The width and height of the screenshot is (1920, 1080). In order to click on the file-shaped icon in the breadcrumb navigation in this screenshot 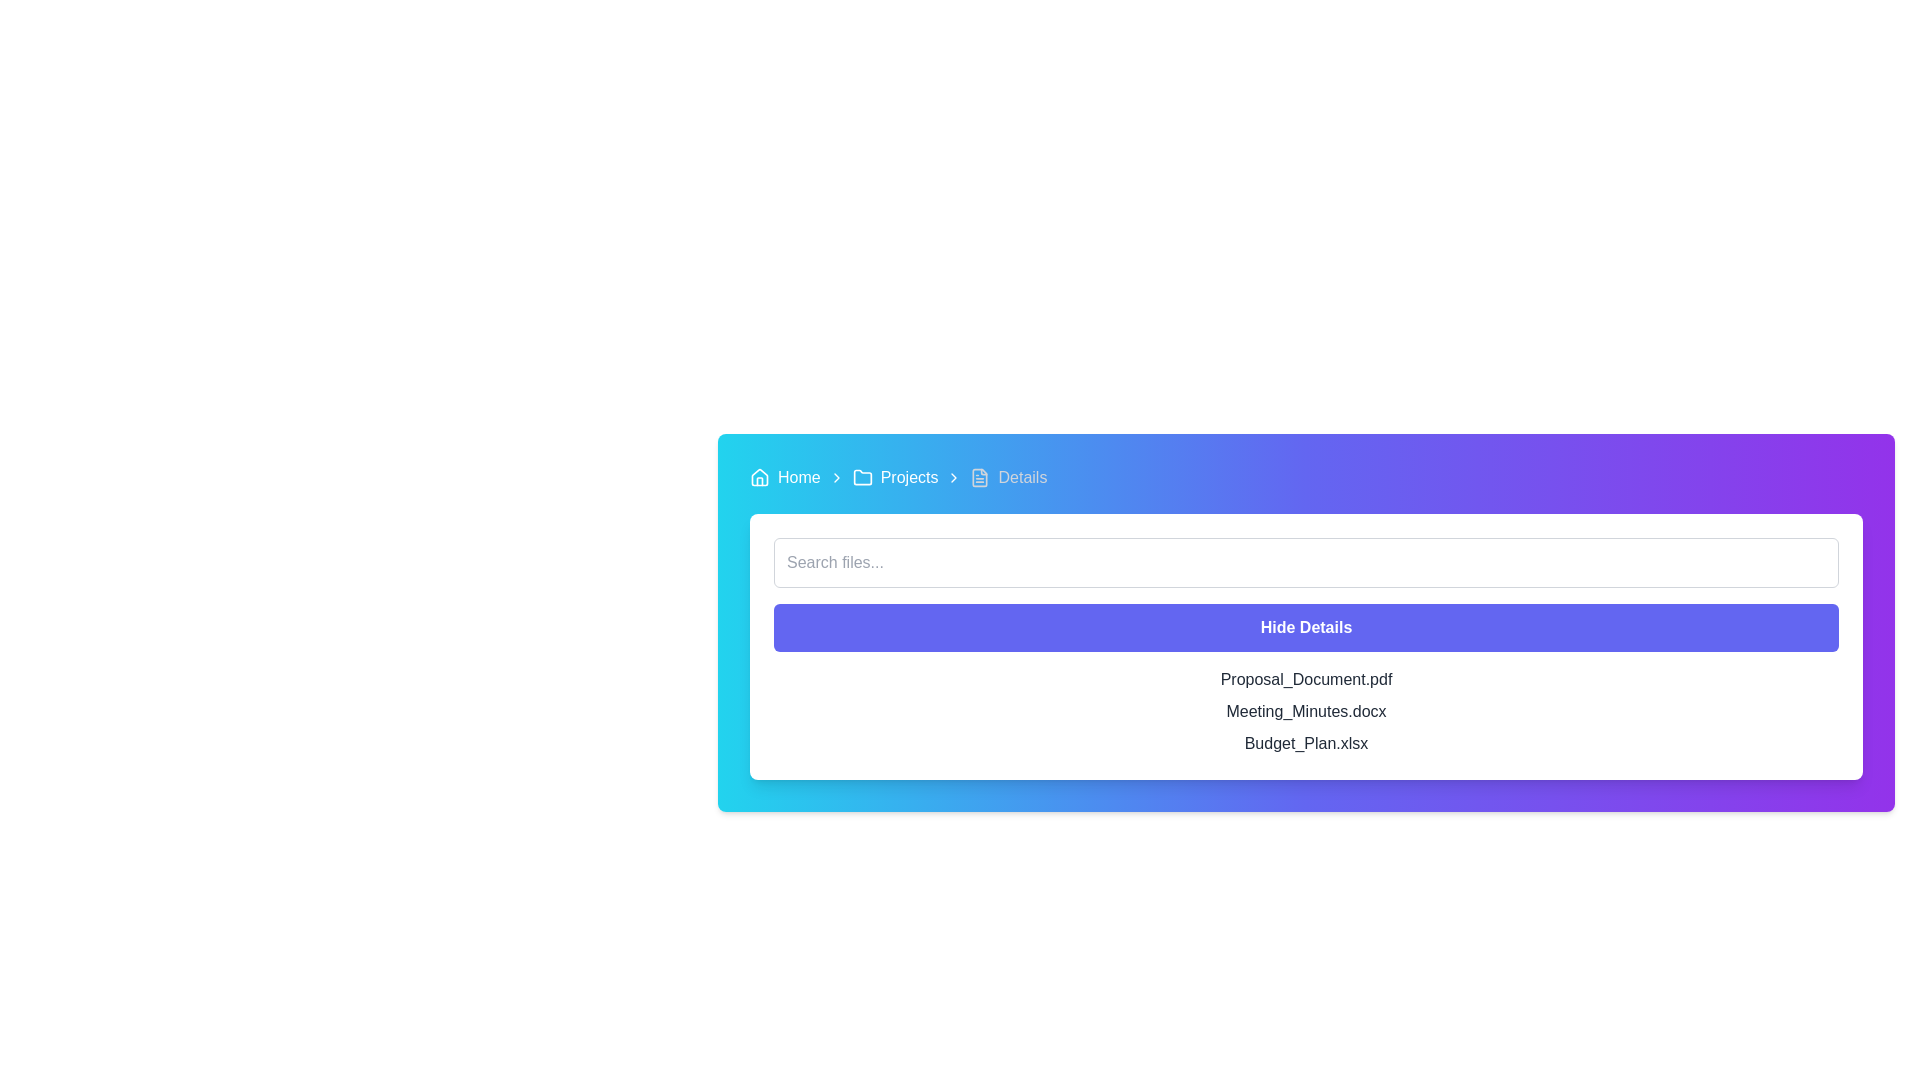, I will do `click(980, 478)`.